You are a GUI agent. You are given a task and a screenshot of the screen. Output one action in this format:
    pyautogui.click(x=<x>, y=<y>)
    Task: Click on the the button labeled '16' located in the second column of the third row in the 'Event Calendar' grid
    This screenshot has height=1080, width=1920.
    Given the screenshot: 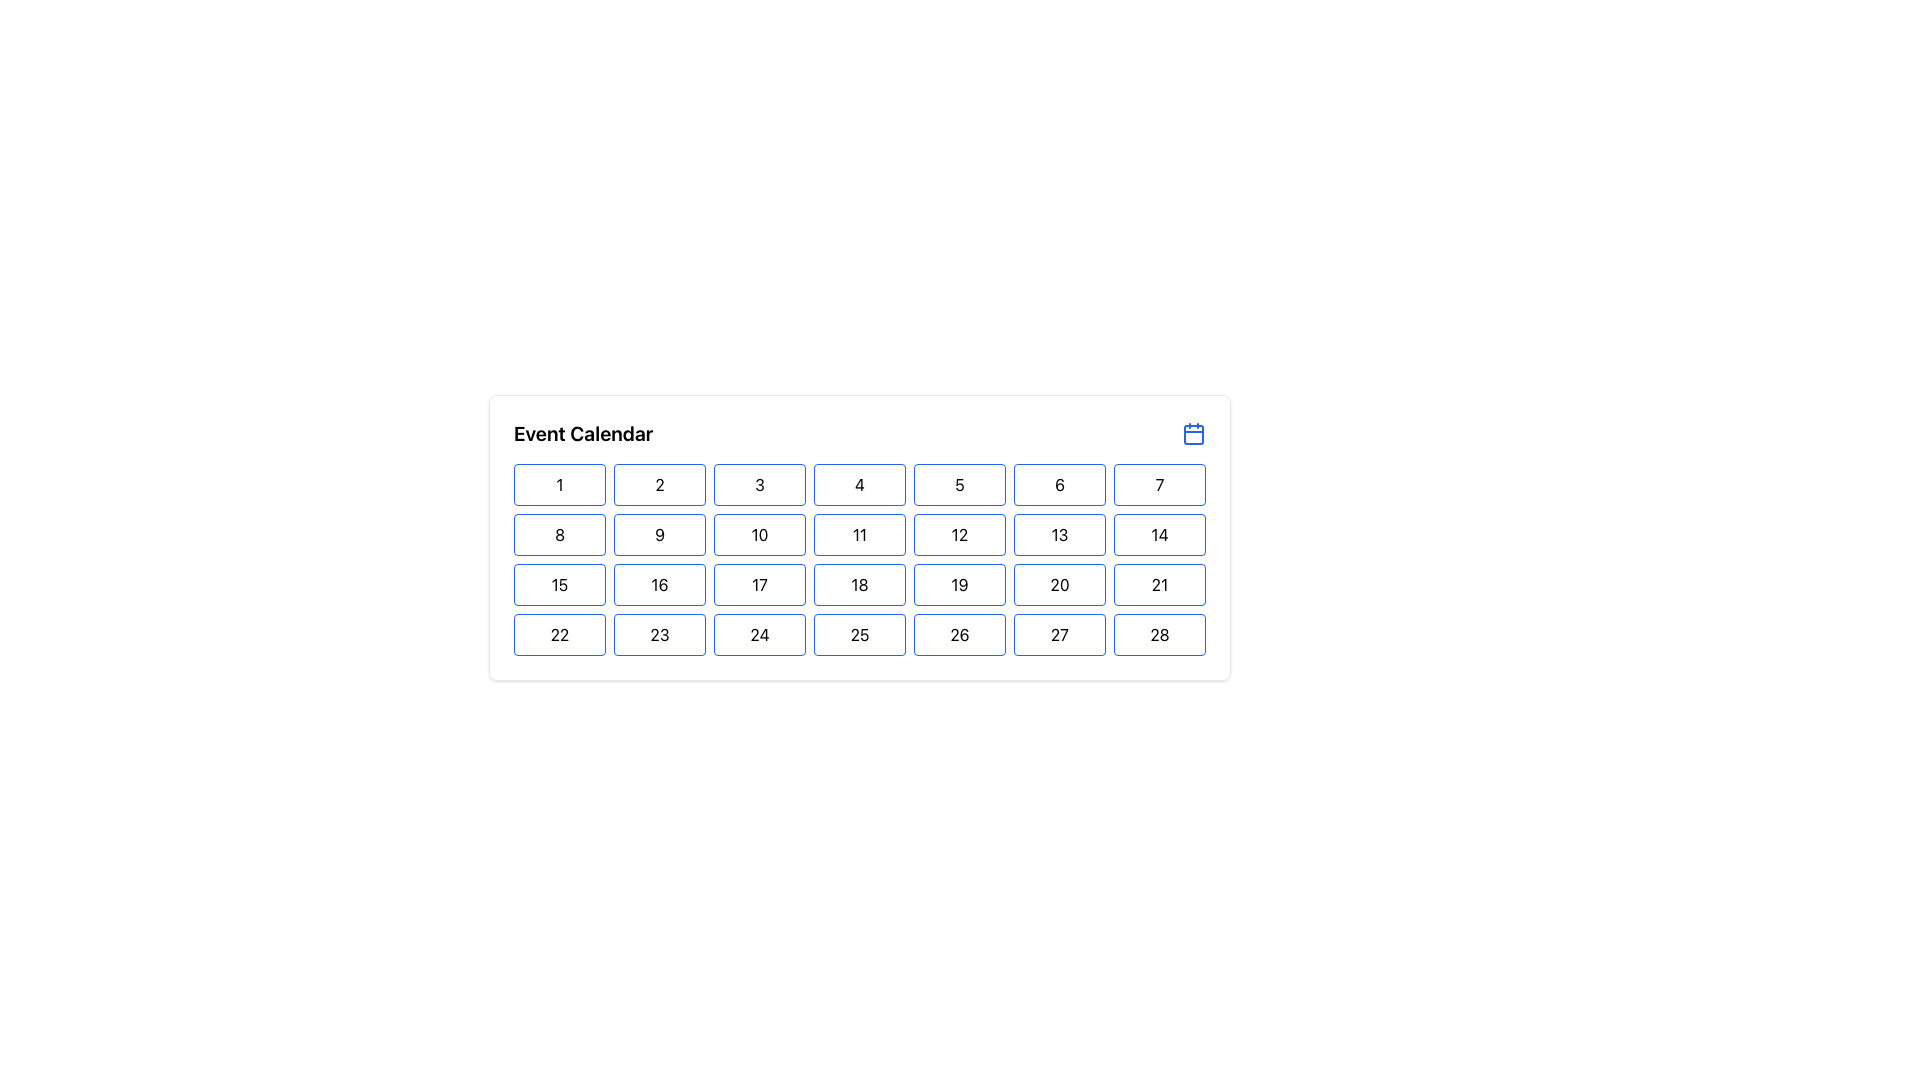 What is the action you would take?
    pyautogui.click(x=660, y=585)
    